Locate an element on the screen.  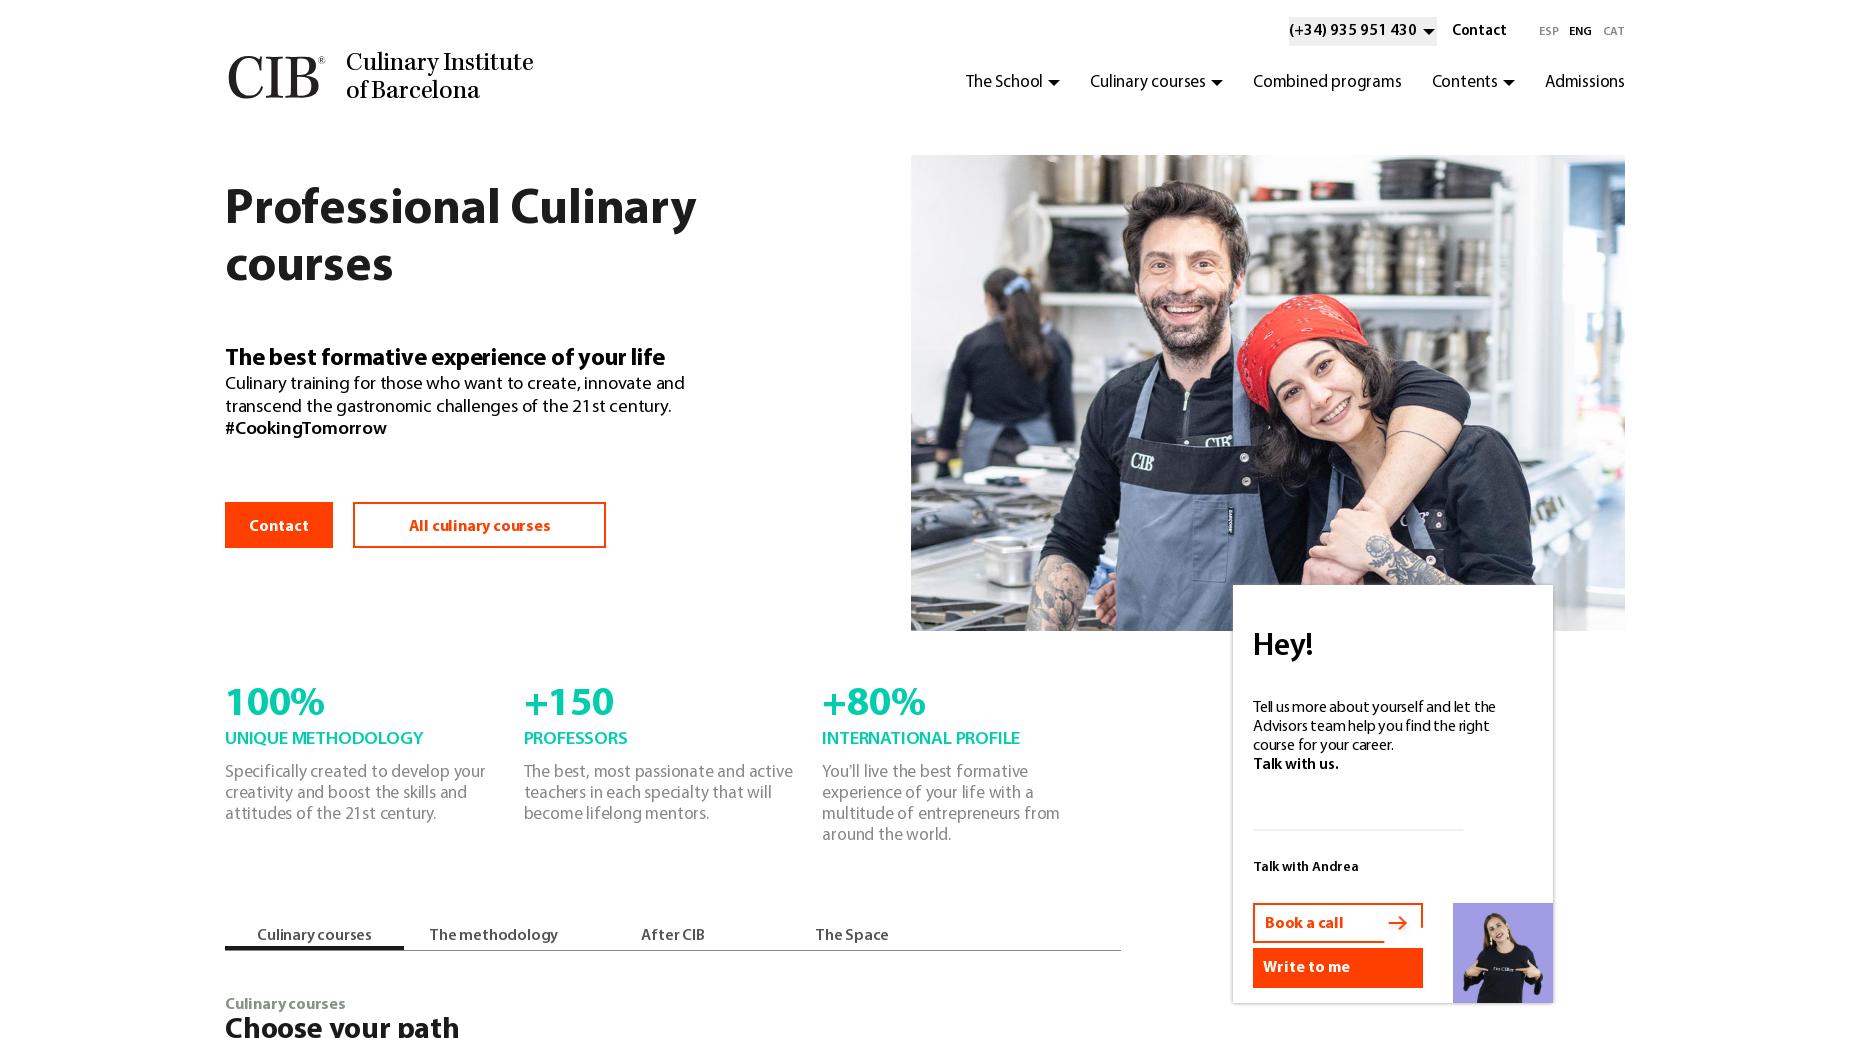
'+80%' is located at coordinates (873, 704).